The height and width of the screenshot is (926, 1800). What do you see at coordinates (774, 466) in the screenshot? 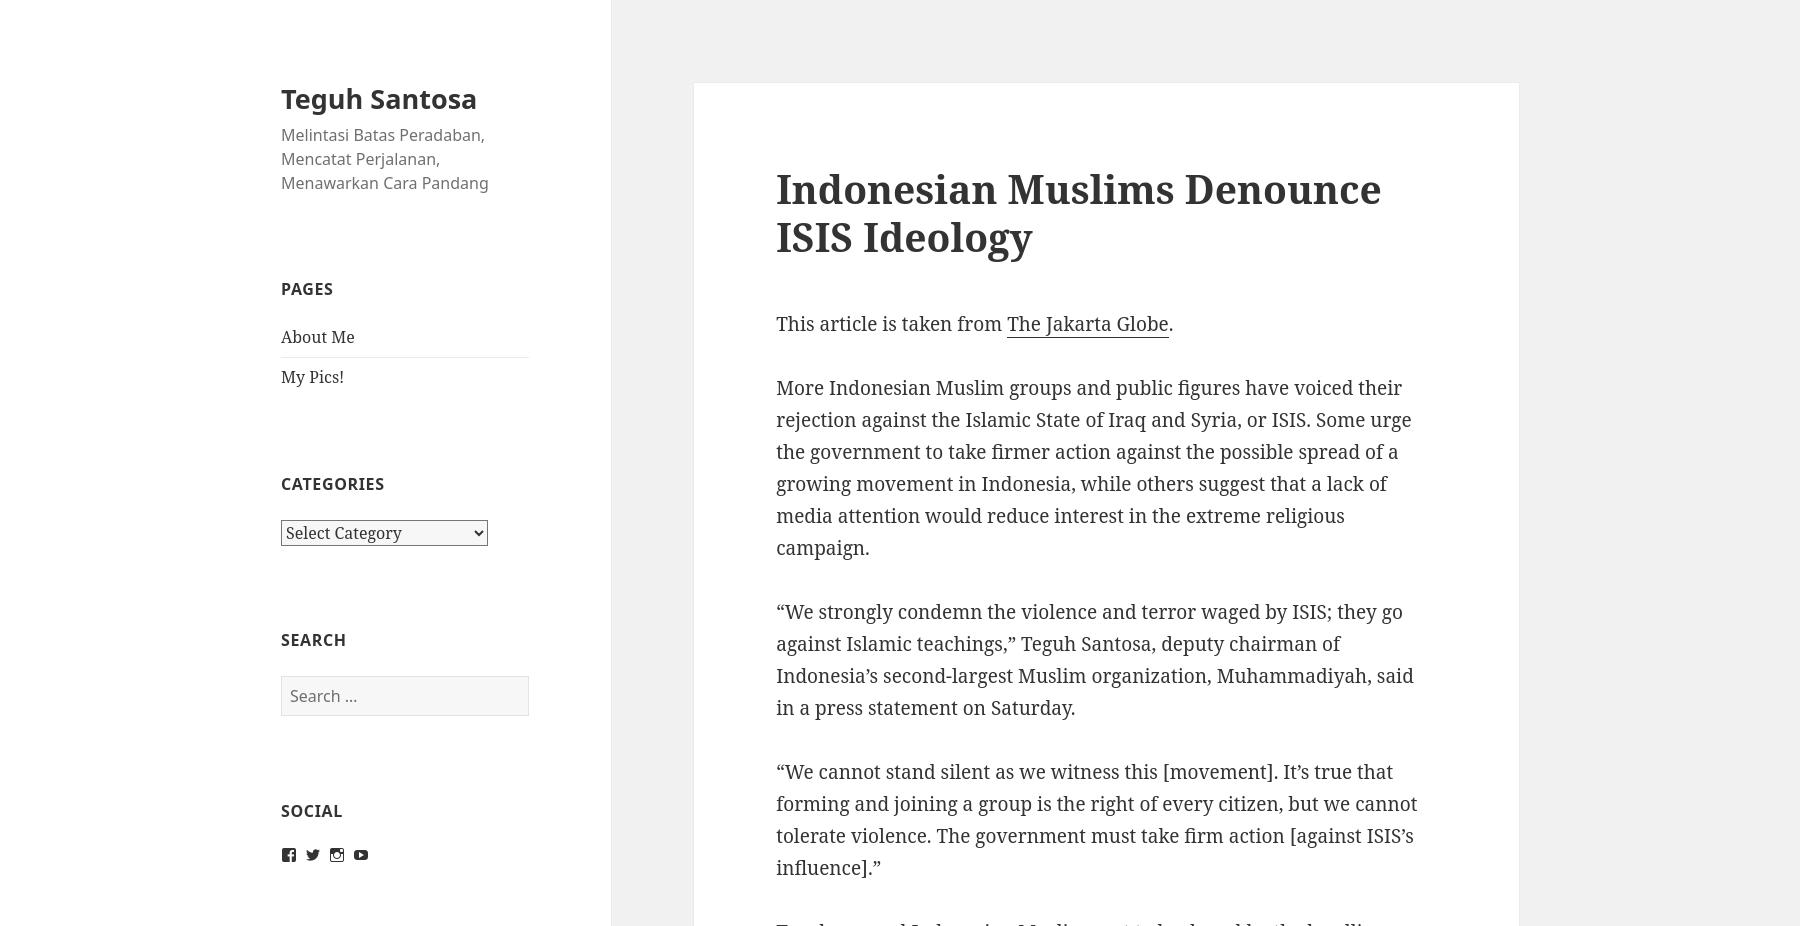
I see `'More Indonesian Muslim groups and public figures have voiced their rejection against the Islamic State of Iraq and Syria, or ISIS. Some urge the government to take firmer action against the possible spread of a growing movement in Indonesia, while others suggest that a lack of media attention would reduce interest in the extreme religious campaign.'` at bounding box center [774, 466].